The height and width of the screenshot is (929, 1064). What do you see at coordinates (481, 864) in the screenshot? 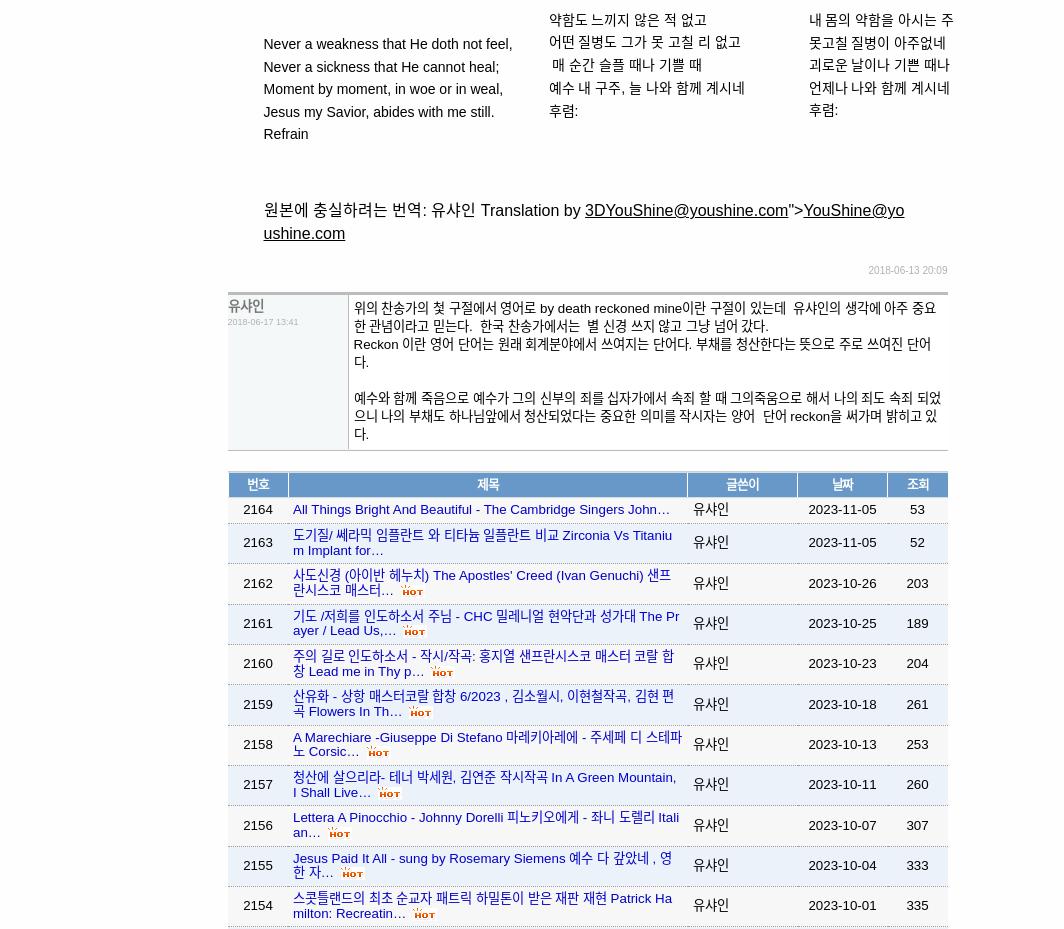
I see `'Jesus Paid It All - sung by Rosemary Siemens 예수 다 갚았네 , 영한 자…'` at bounding box center [481, 864].